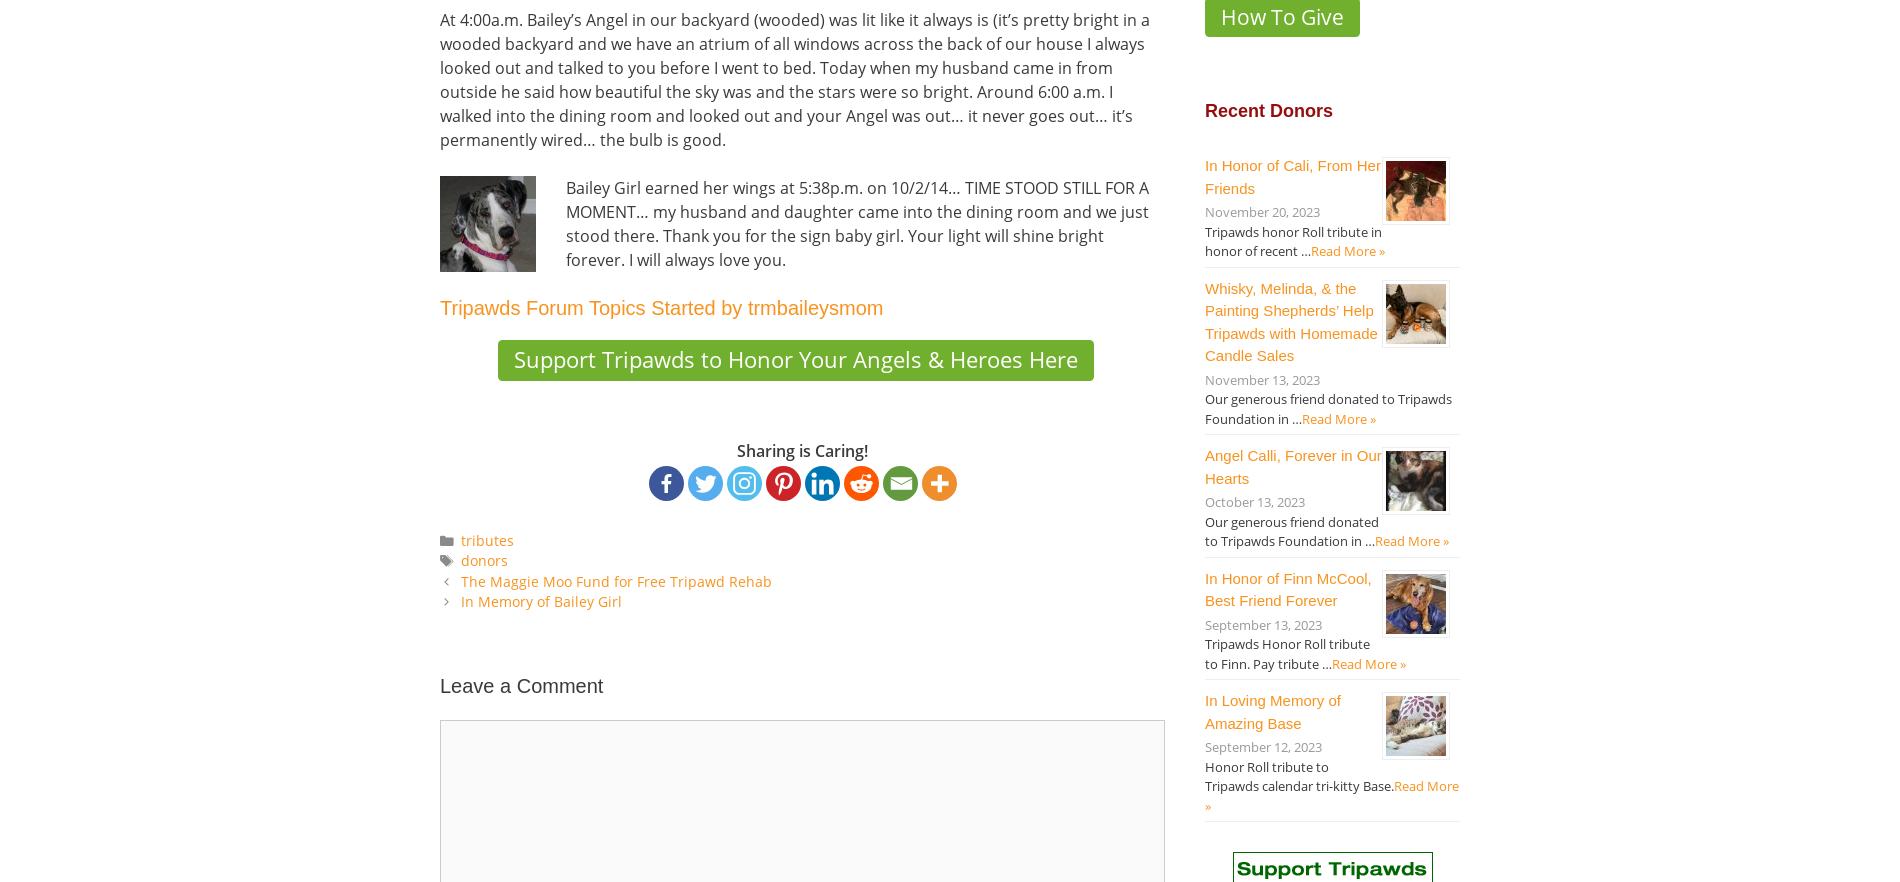  What do you see at coordinates (1292, 239) in the screenshot?
I see `'Tripawds honor Roll tribute in honor of recent …'` at bounding box center [1292, 239].